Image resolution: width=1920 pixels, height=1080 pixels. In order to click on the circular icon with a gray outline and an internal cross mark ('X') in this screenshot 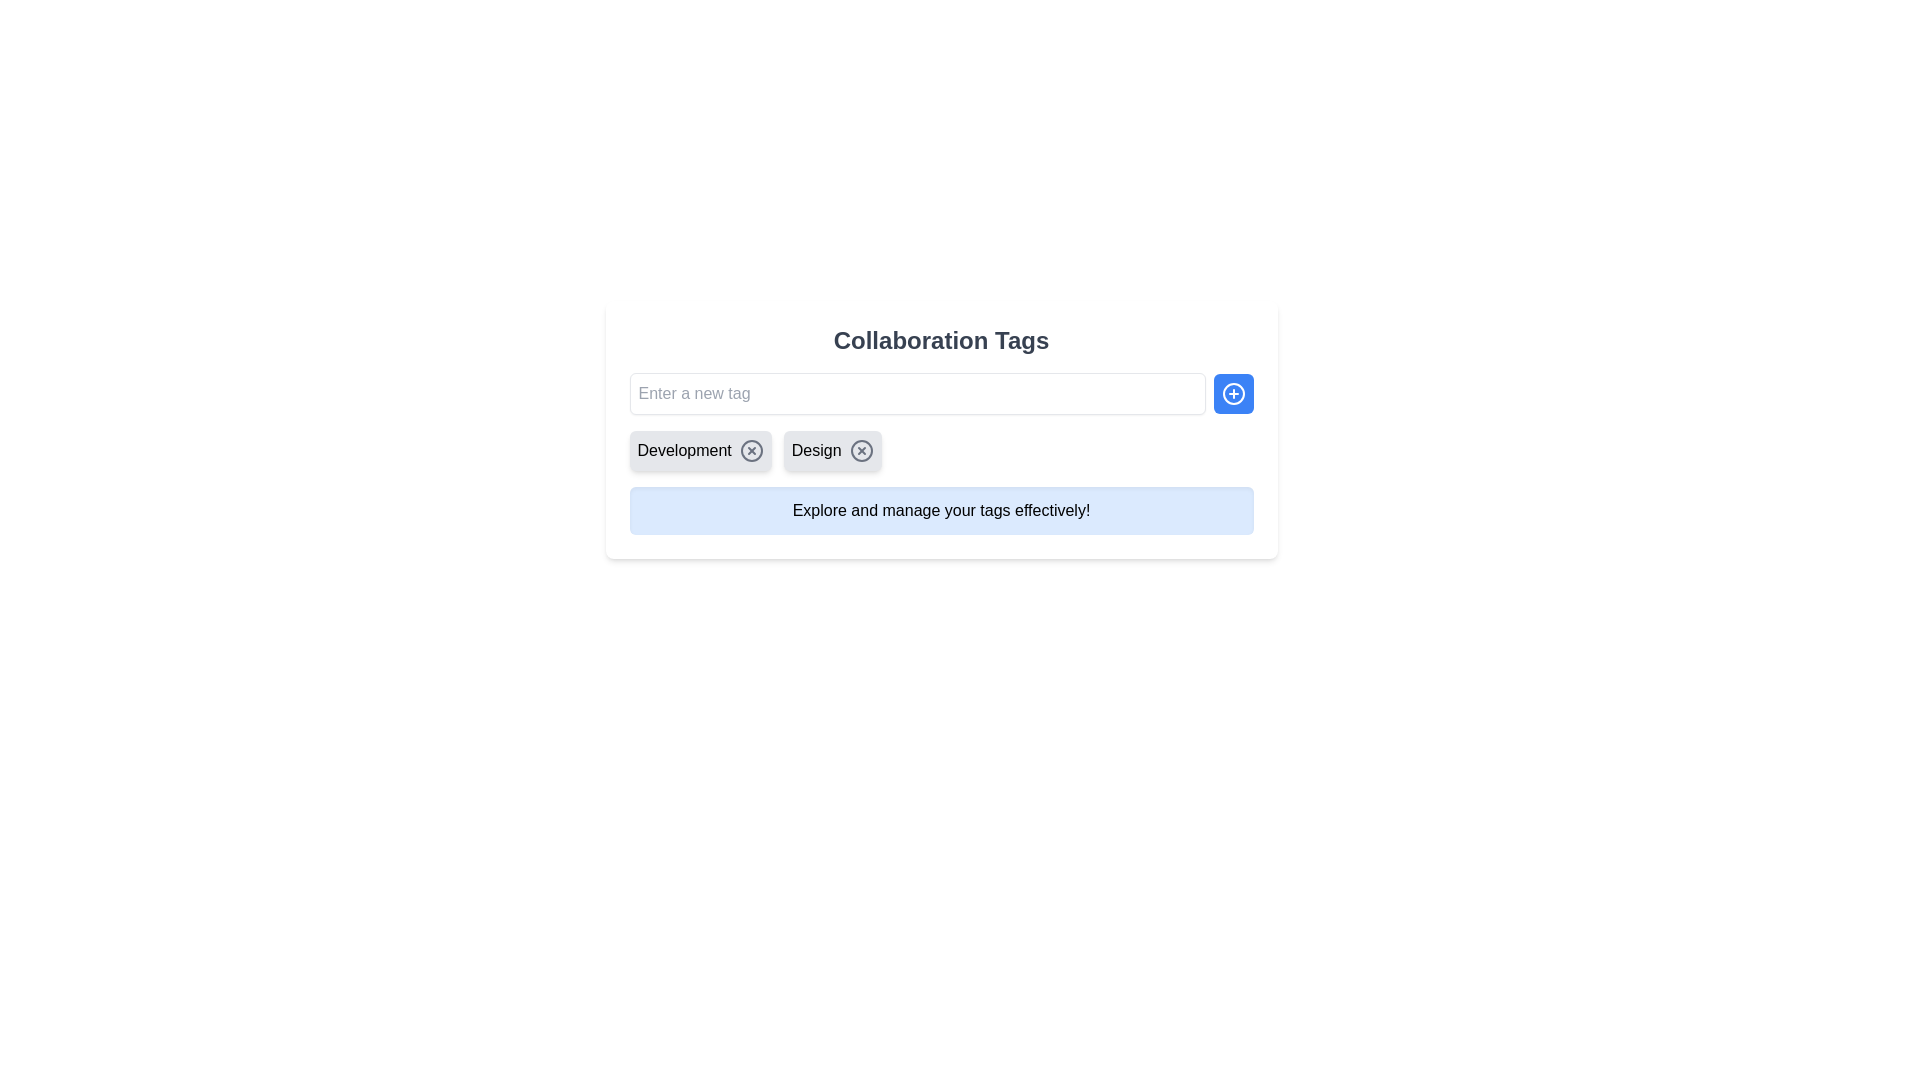, I will do `click(750, 451)`.